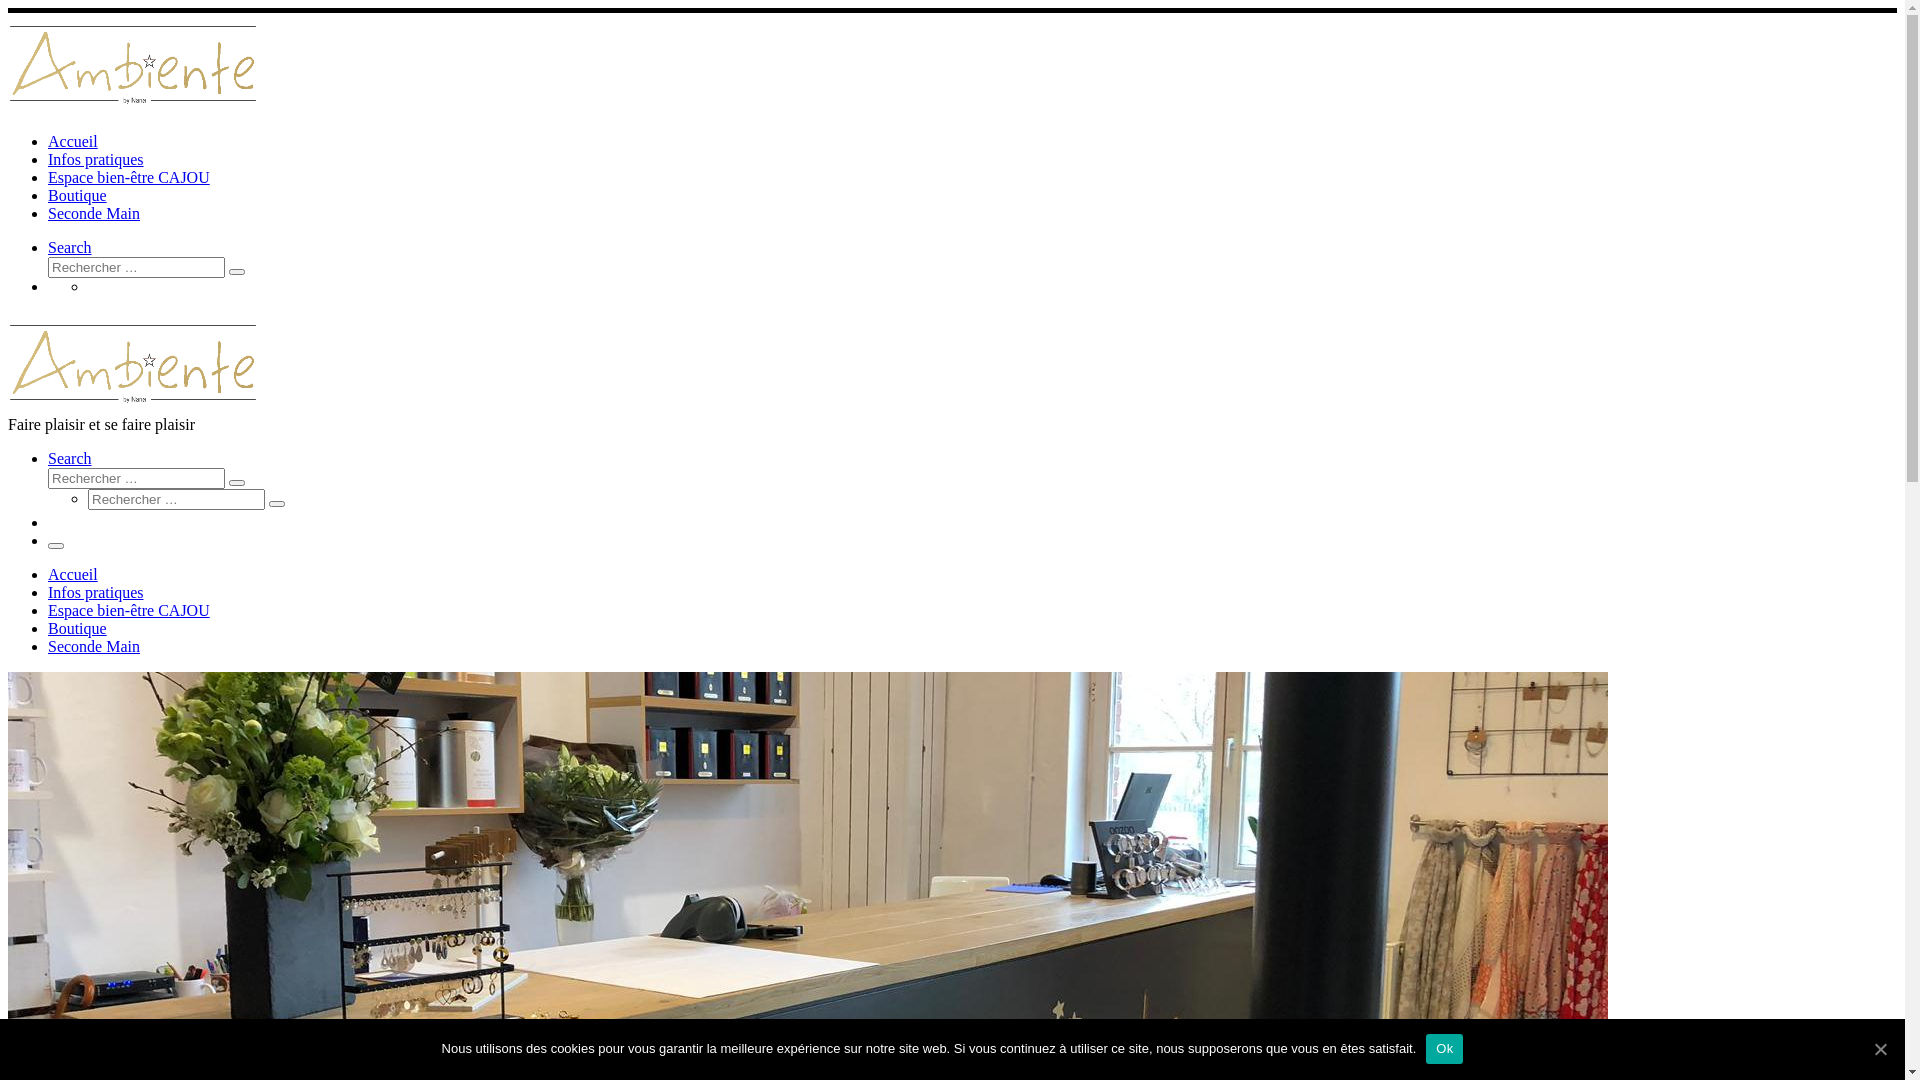  Describe the element at coordinates (48, 646) in the screenshot. I see `'Seconde Main'` at that location.